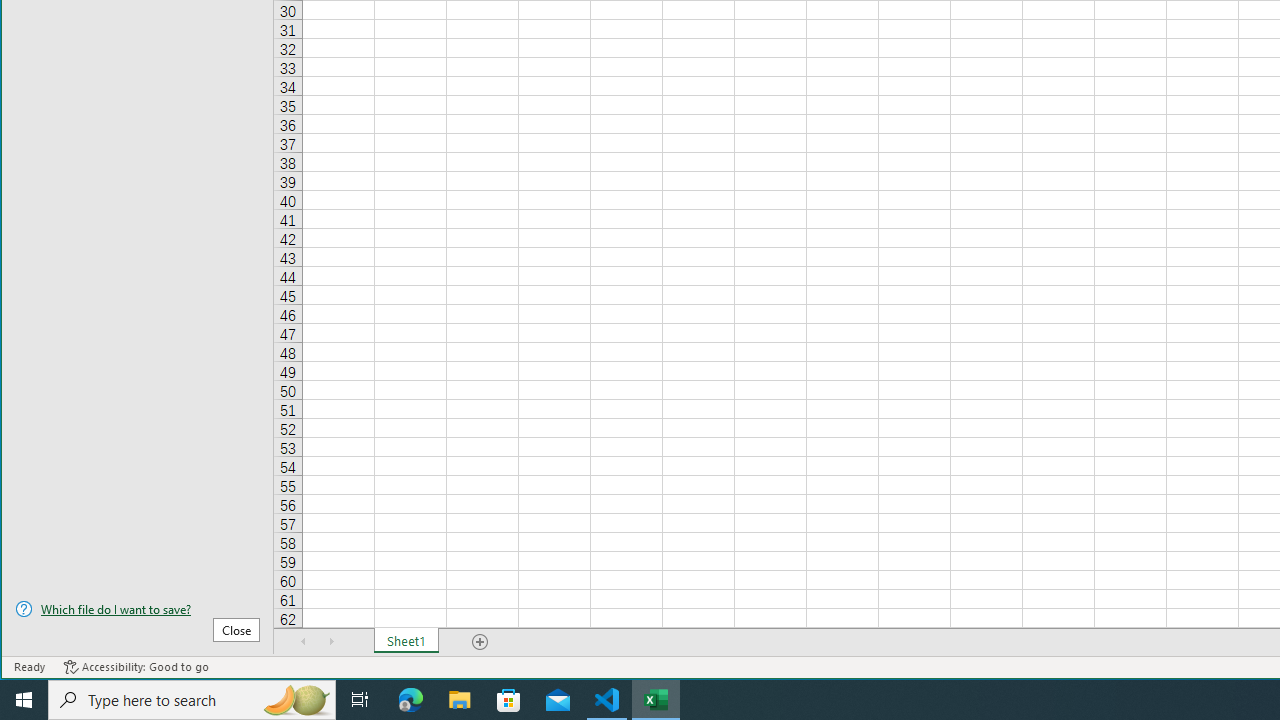 The height and width of the screenshot is (720, 1280). What do you see at coordinates (606, 698) in the screenshot?
I see `'Visual Studio Code - 1 running window'` at bounding box center [606, 698].